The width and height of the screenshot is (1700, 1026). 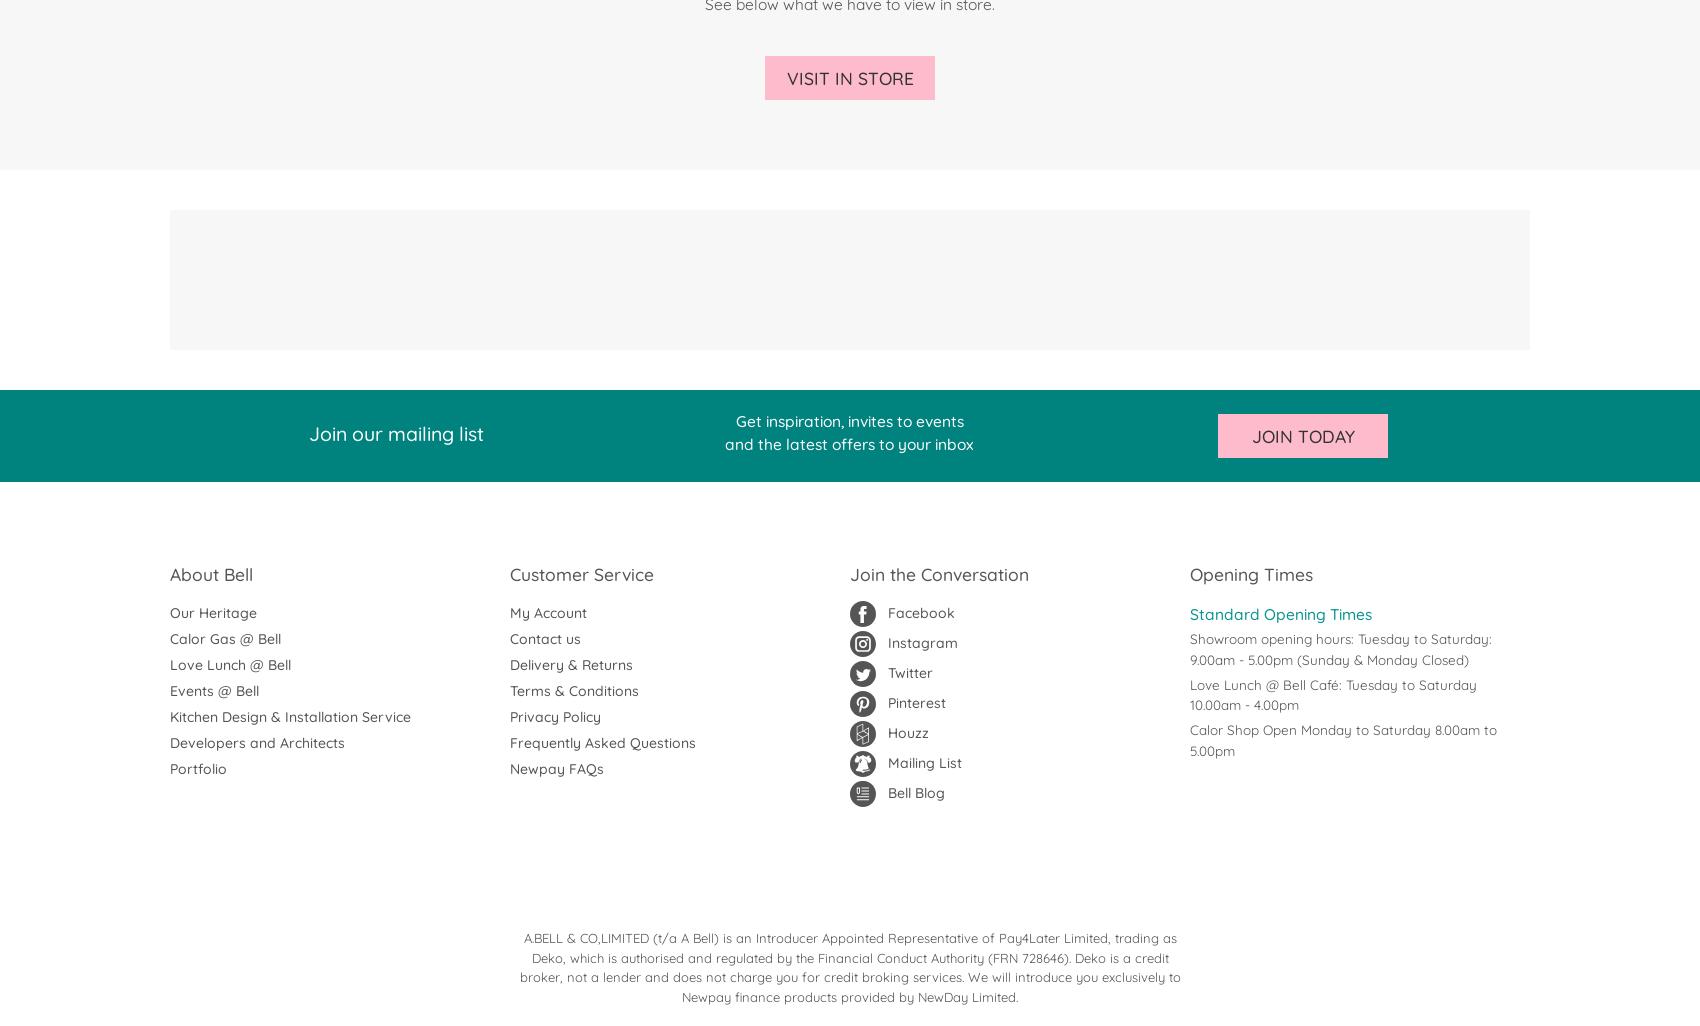 I want to click on 'Join Today', so click(x=1302, y=435).